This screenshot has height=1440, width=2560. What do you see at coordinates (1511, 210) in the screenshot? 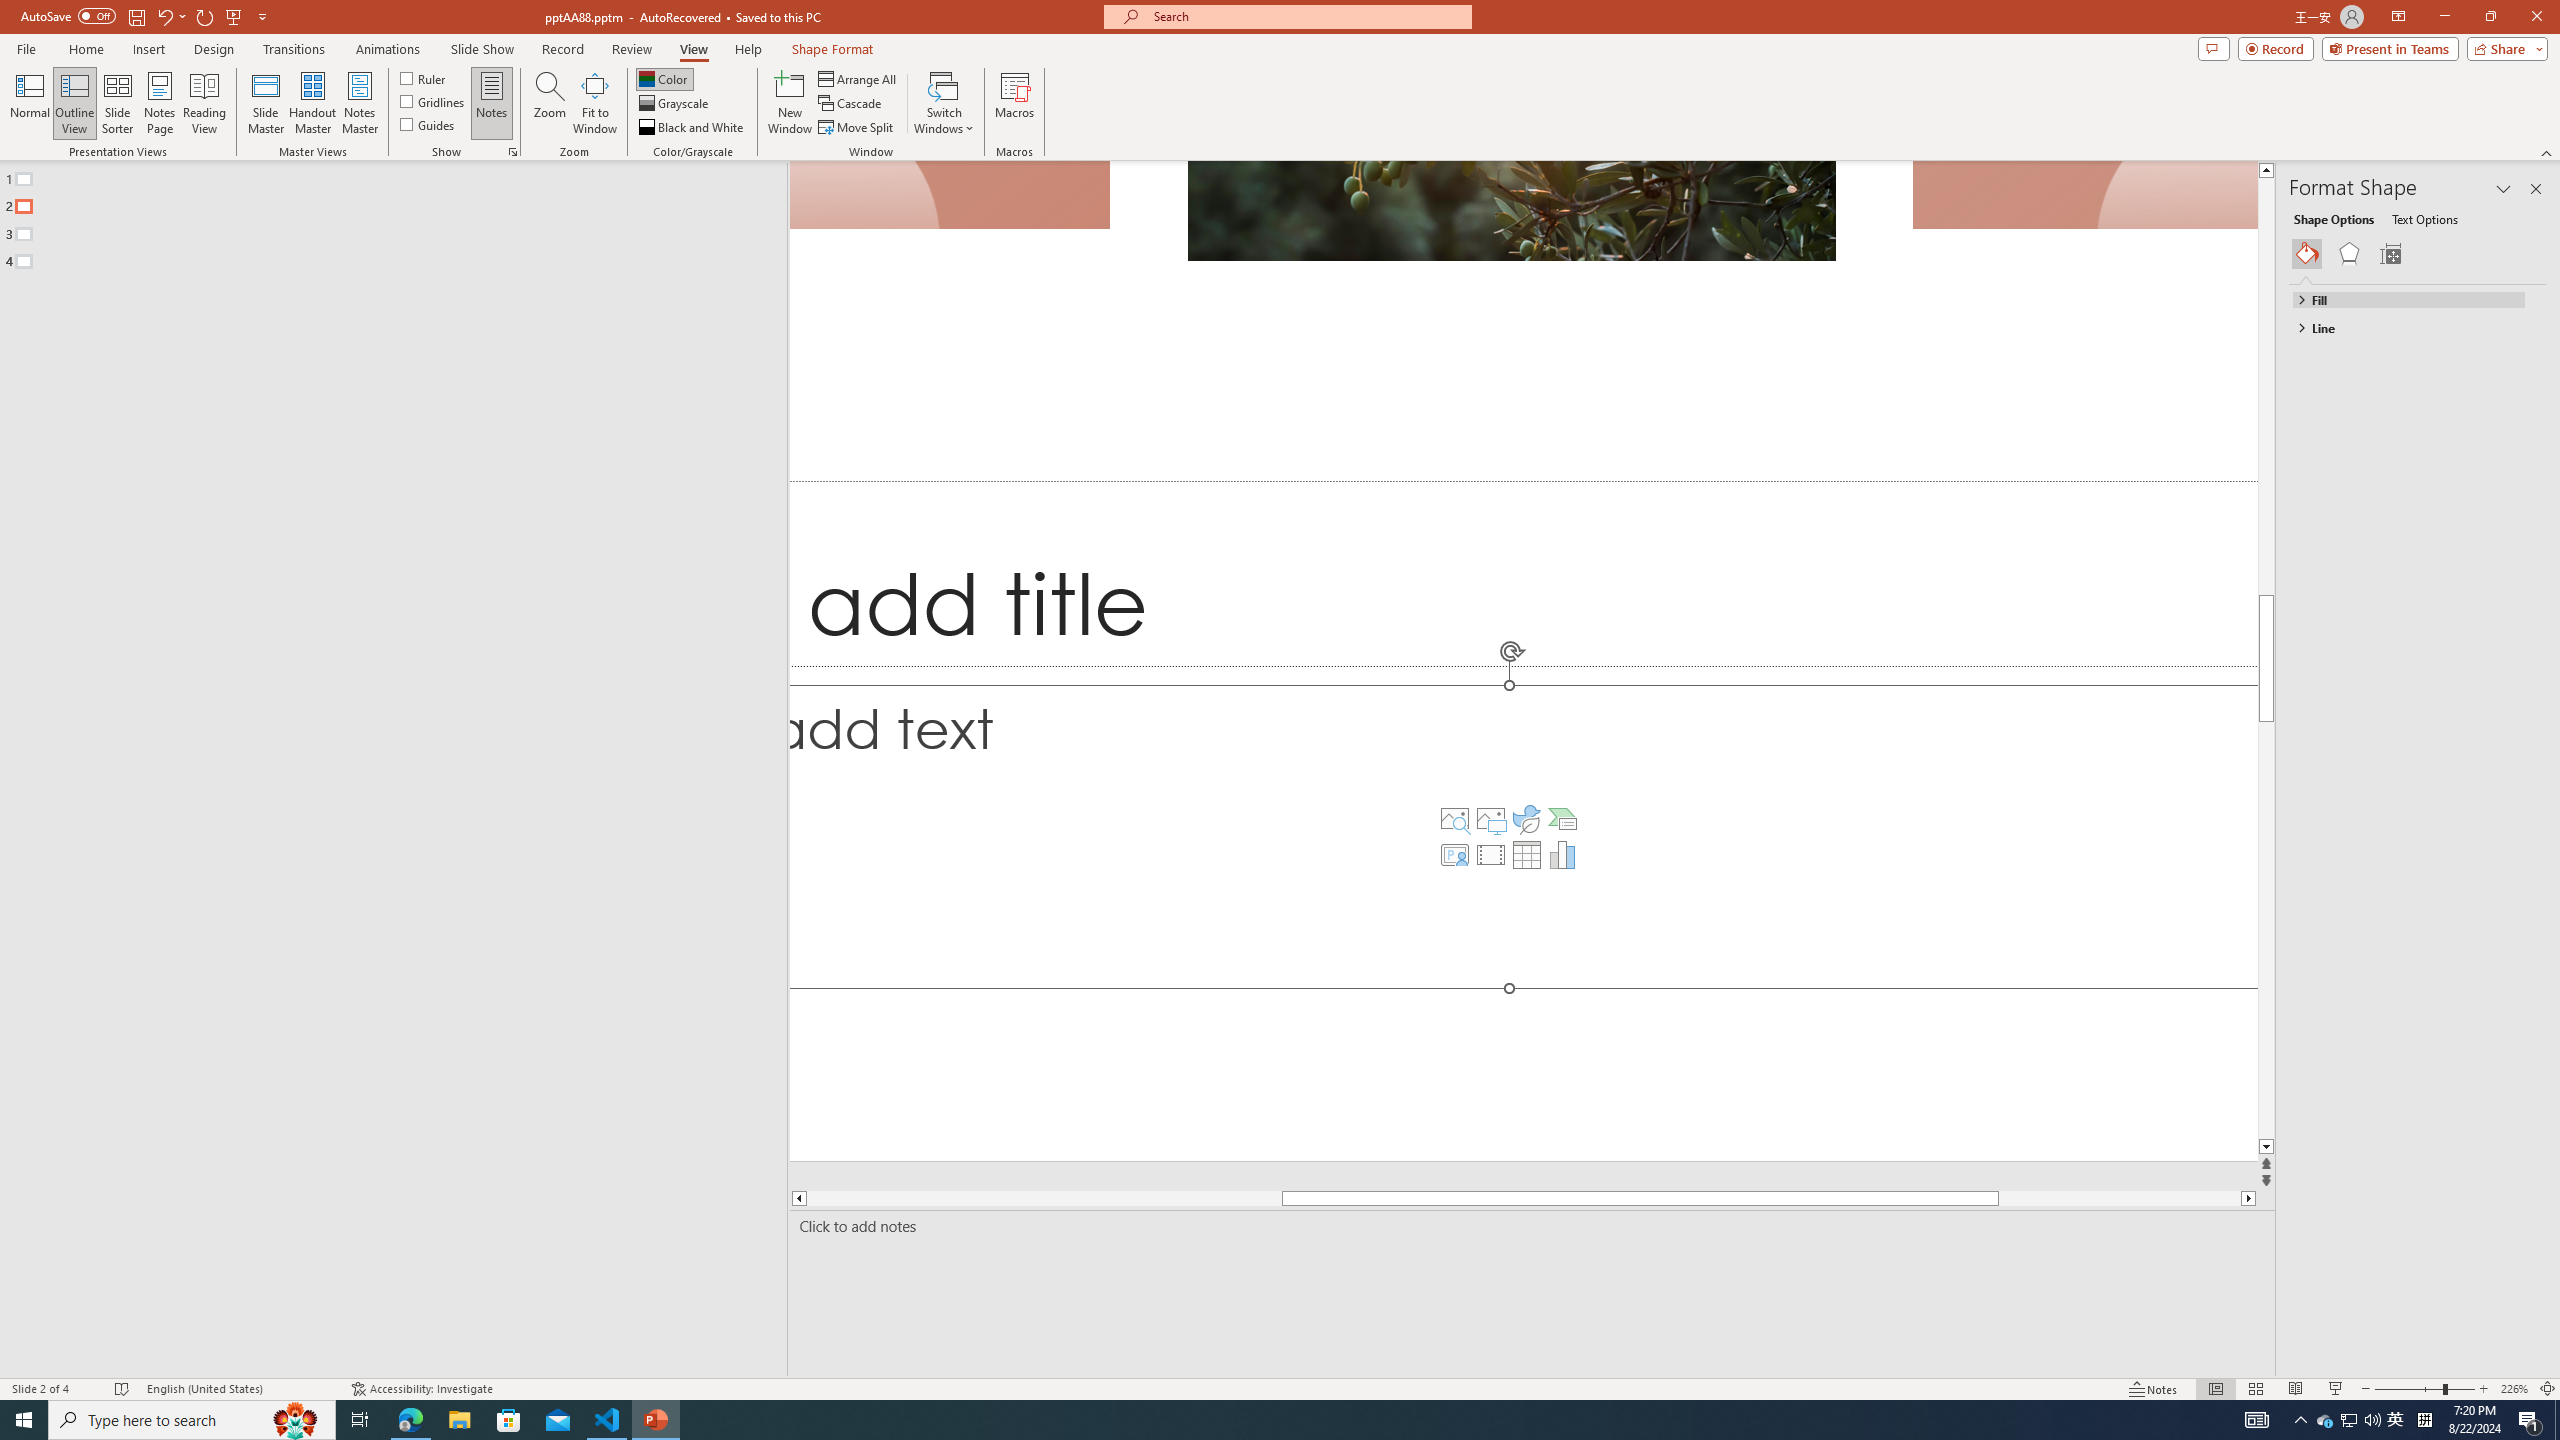
I see `'Close up of an olive branch on a sunset'` at bounding box center [1511, 210].